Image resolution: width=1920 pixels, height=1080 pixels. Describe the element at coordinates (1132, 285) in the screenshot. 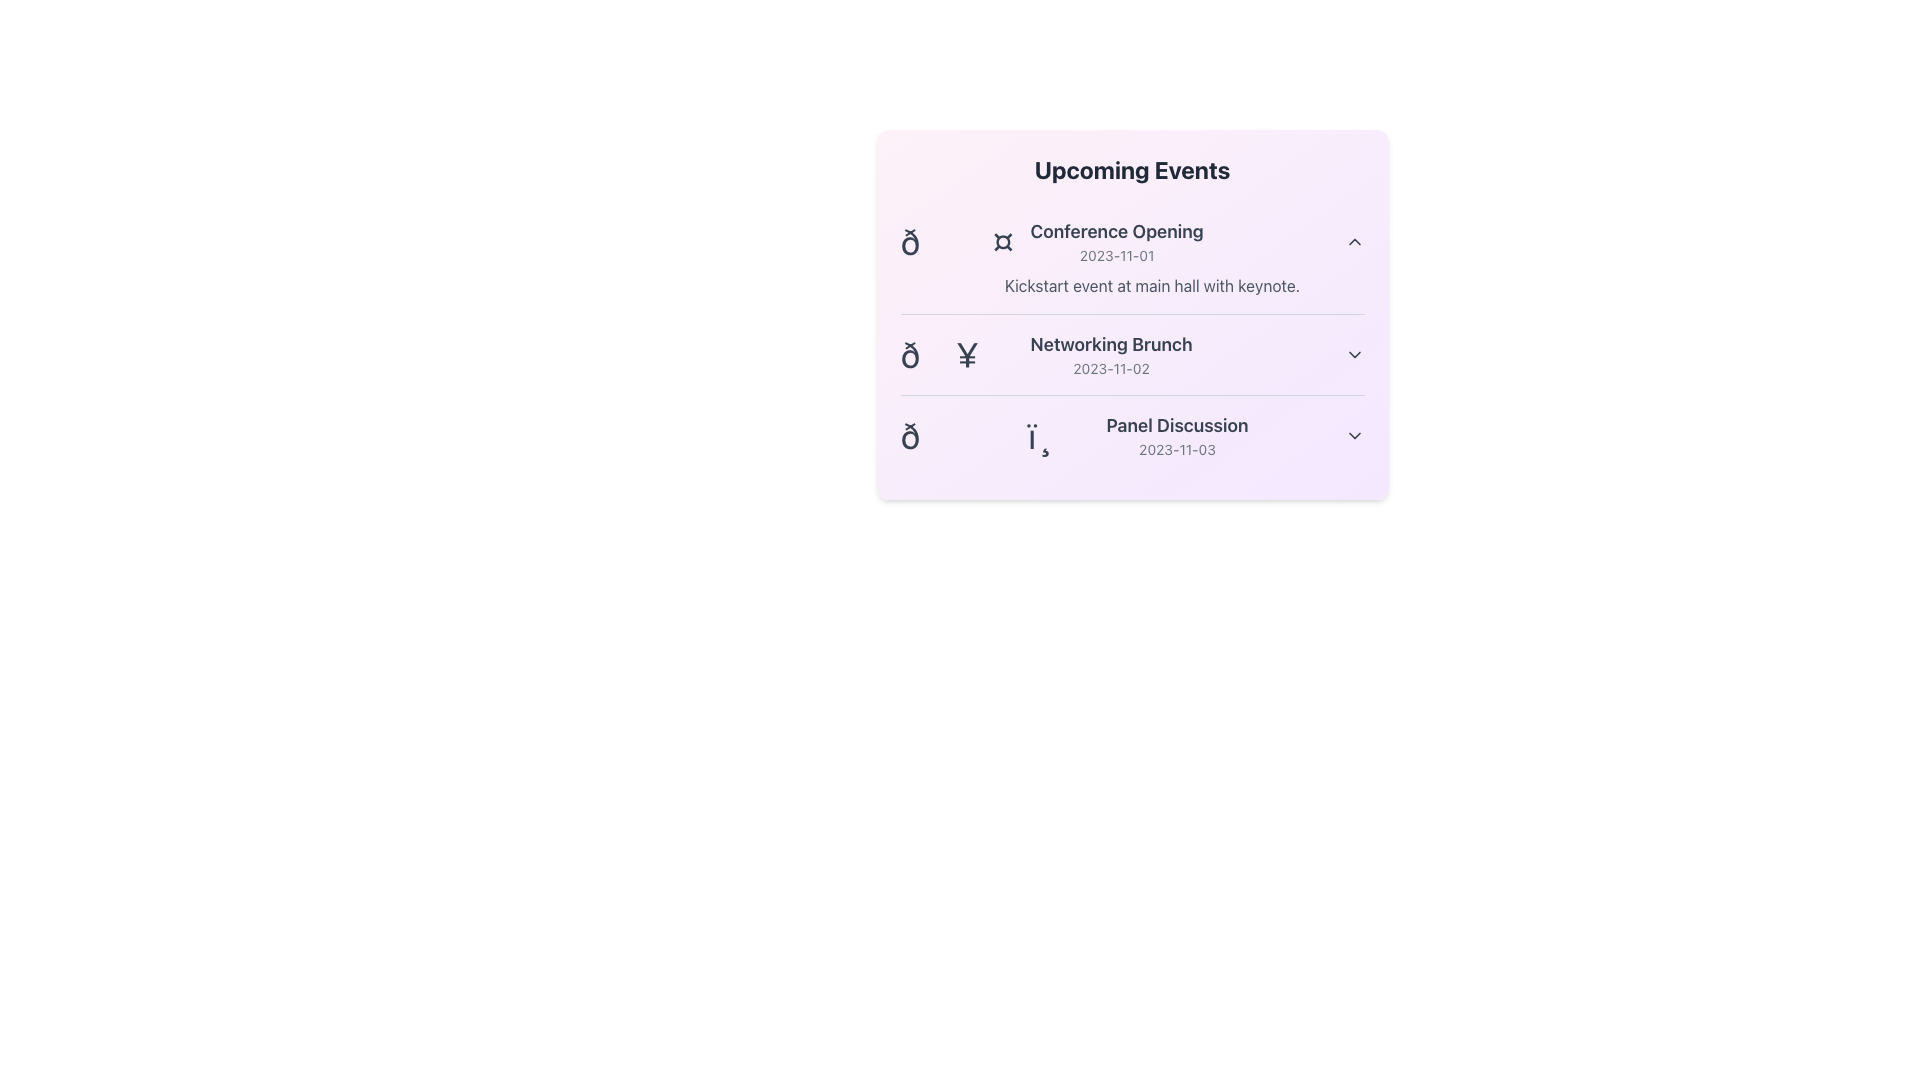

I see `the static text label providing additional description for the 'Conference Opening' event, which is located directly below the 'Conference Opening' and '2023-11-01' text in the 'Upcoming Events' section` at that location.